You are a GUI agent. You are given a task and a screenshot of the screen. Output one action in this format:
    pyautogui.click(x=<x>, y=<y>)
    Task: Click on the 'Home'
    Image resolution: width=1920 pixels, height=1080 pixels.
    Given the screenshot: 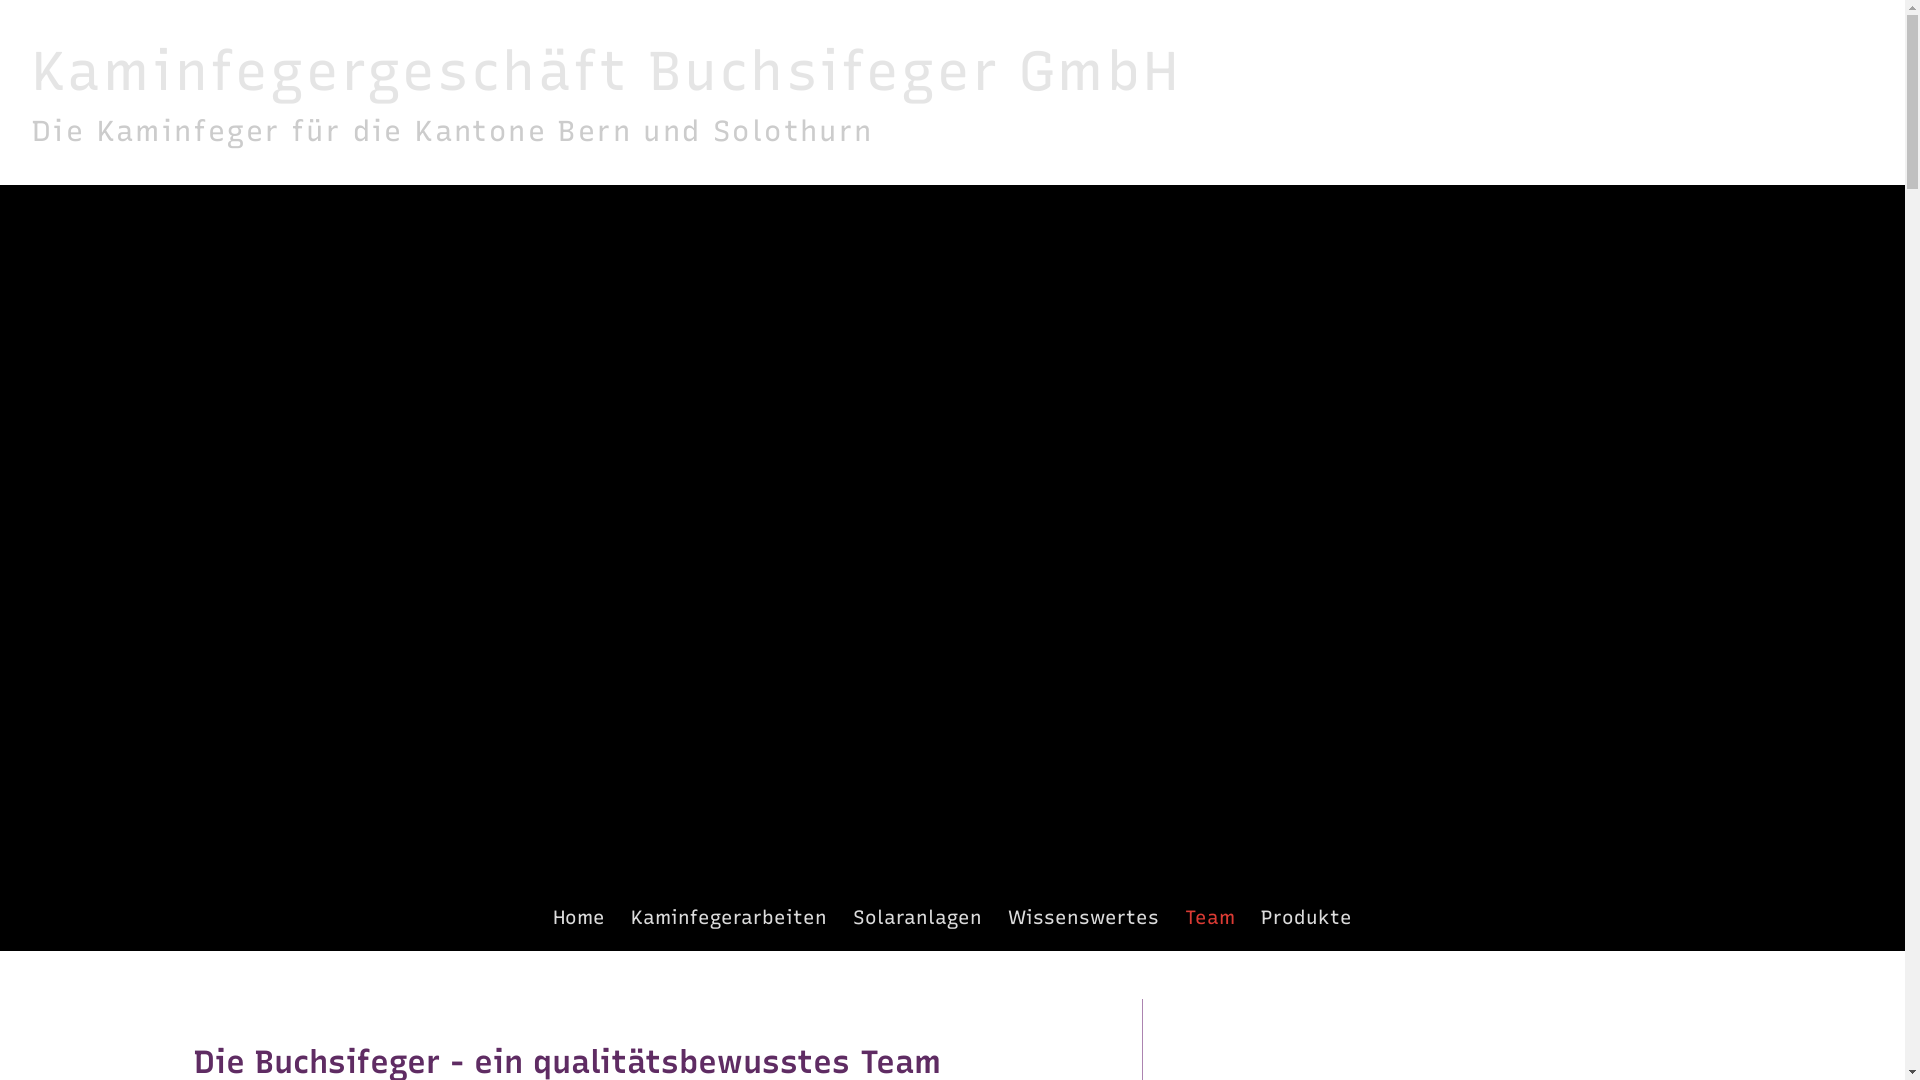 What is the action you would take?
    pyautogui.click(x=576, y=917)
    